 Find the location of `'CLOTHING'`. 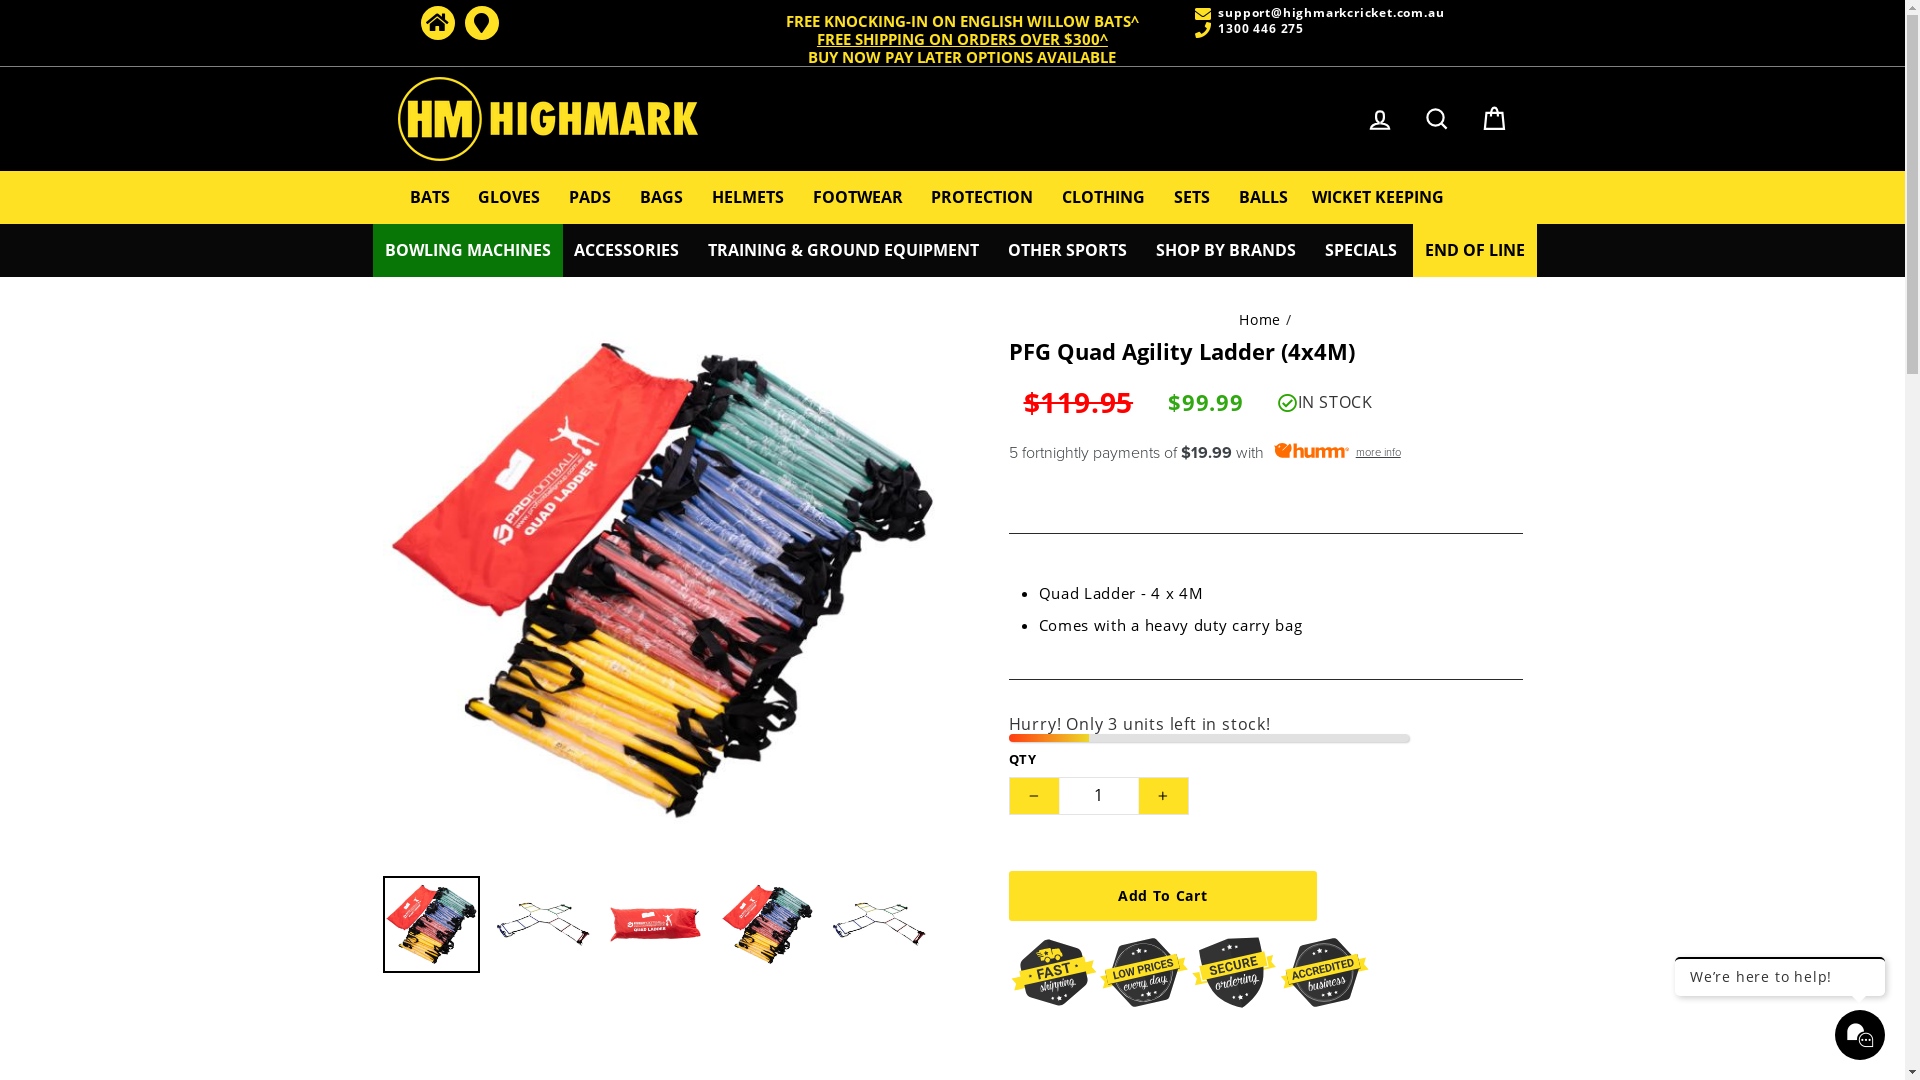

'CLOTHING' is located at coordinates (1102, 197).